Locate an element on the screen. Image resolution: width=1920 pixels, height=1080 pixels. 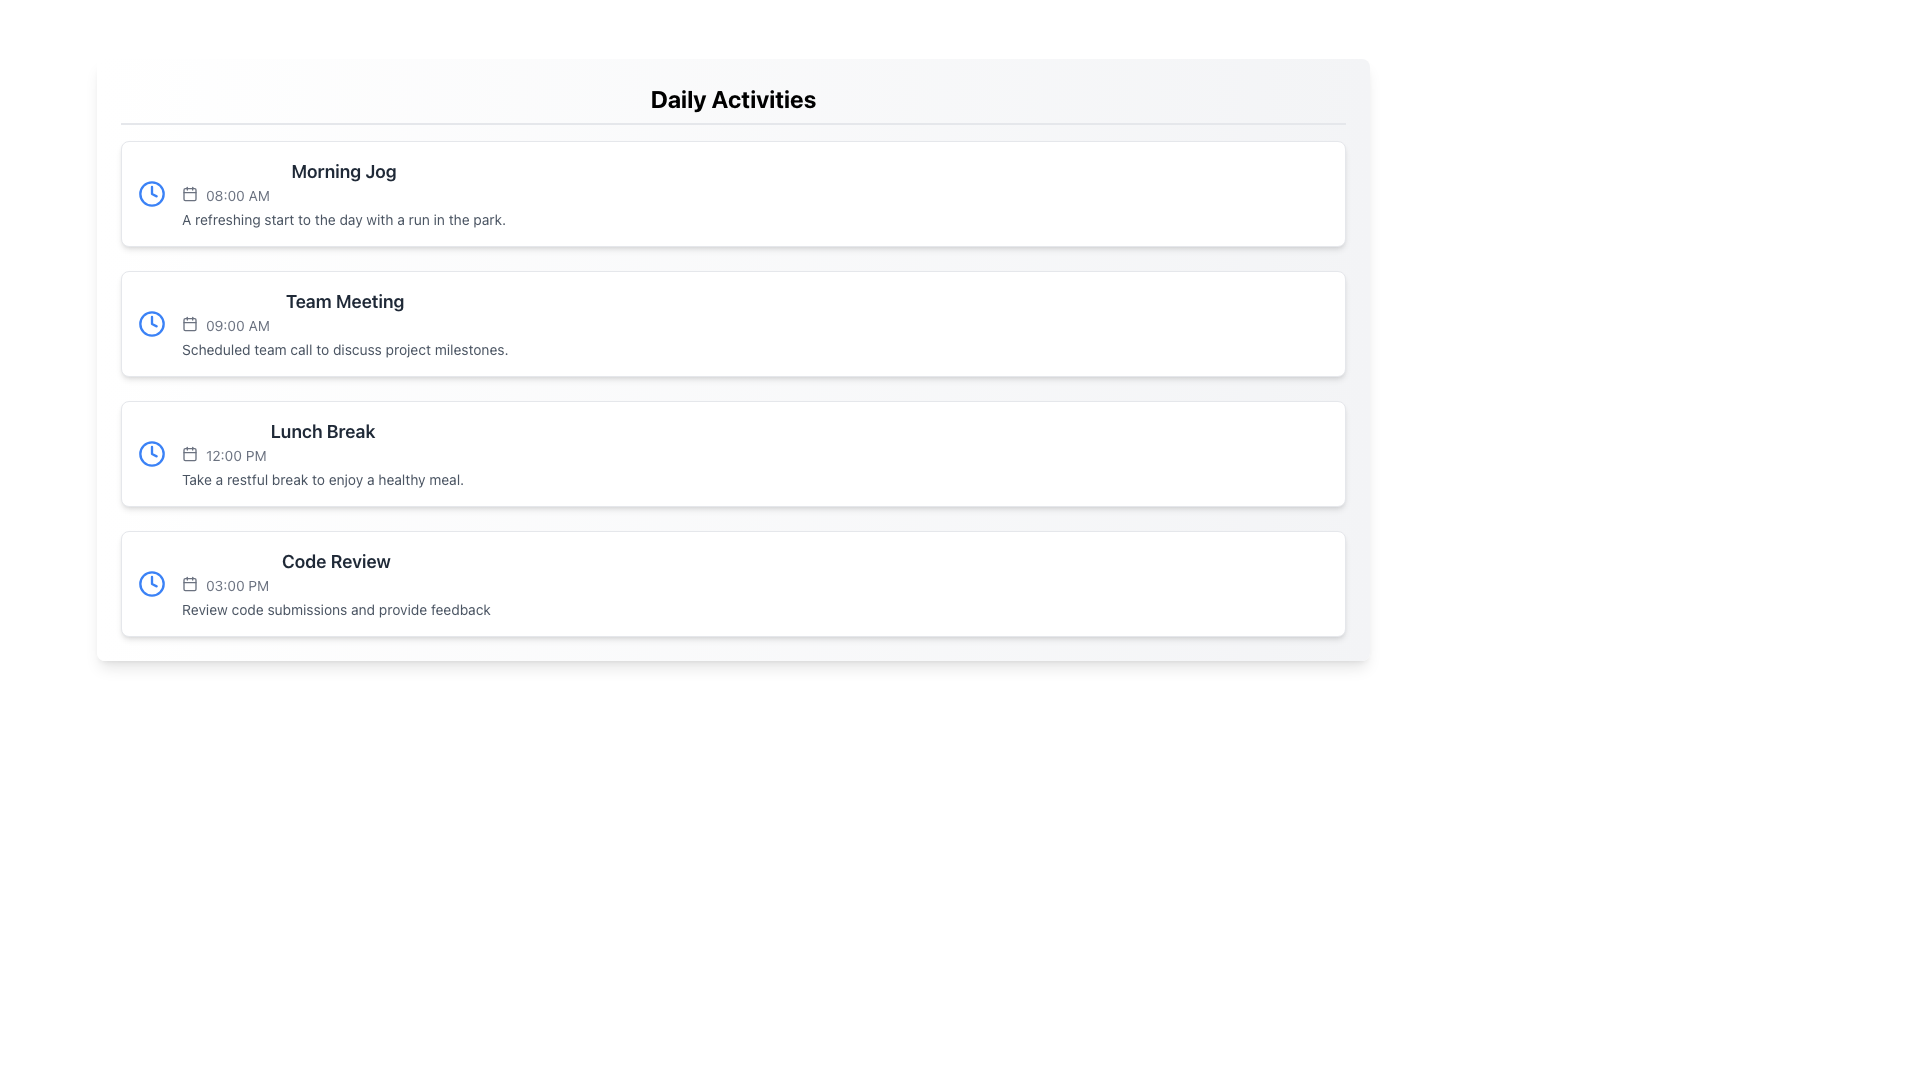
the calendar icon, which is a square shape with rounded corners, filled in red, located in the Daily Activities list next to '03:00 PM' for the task 'Code Review' is located at coordinates (190, 583).